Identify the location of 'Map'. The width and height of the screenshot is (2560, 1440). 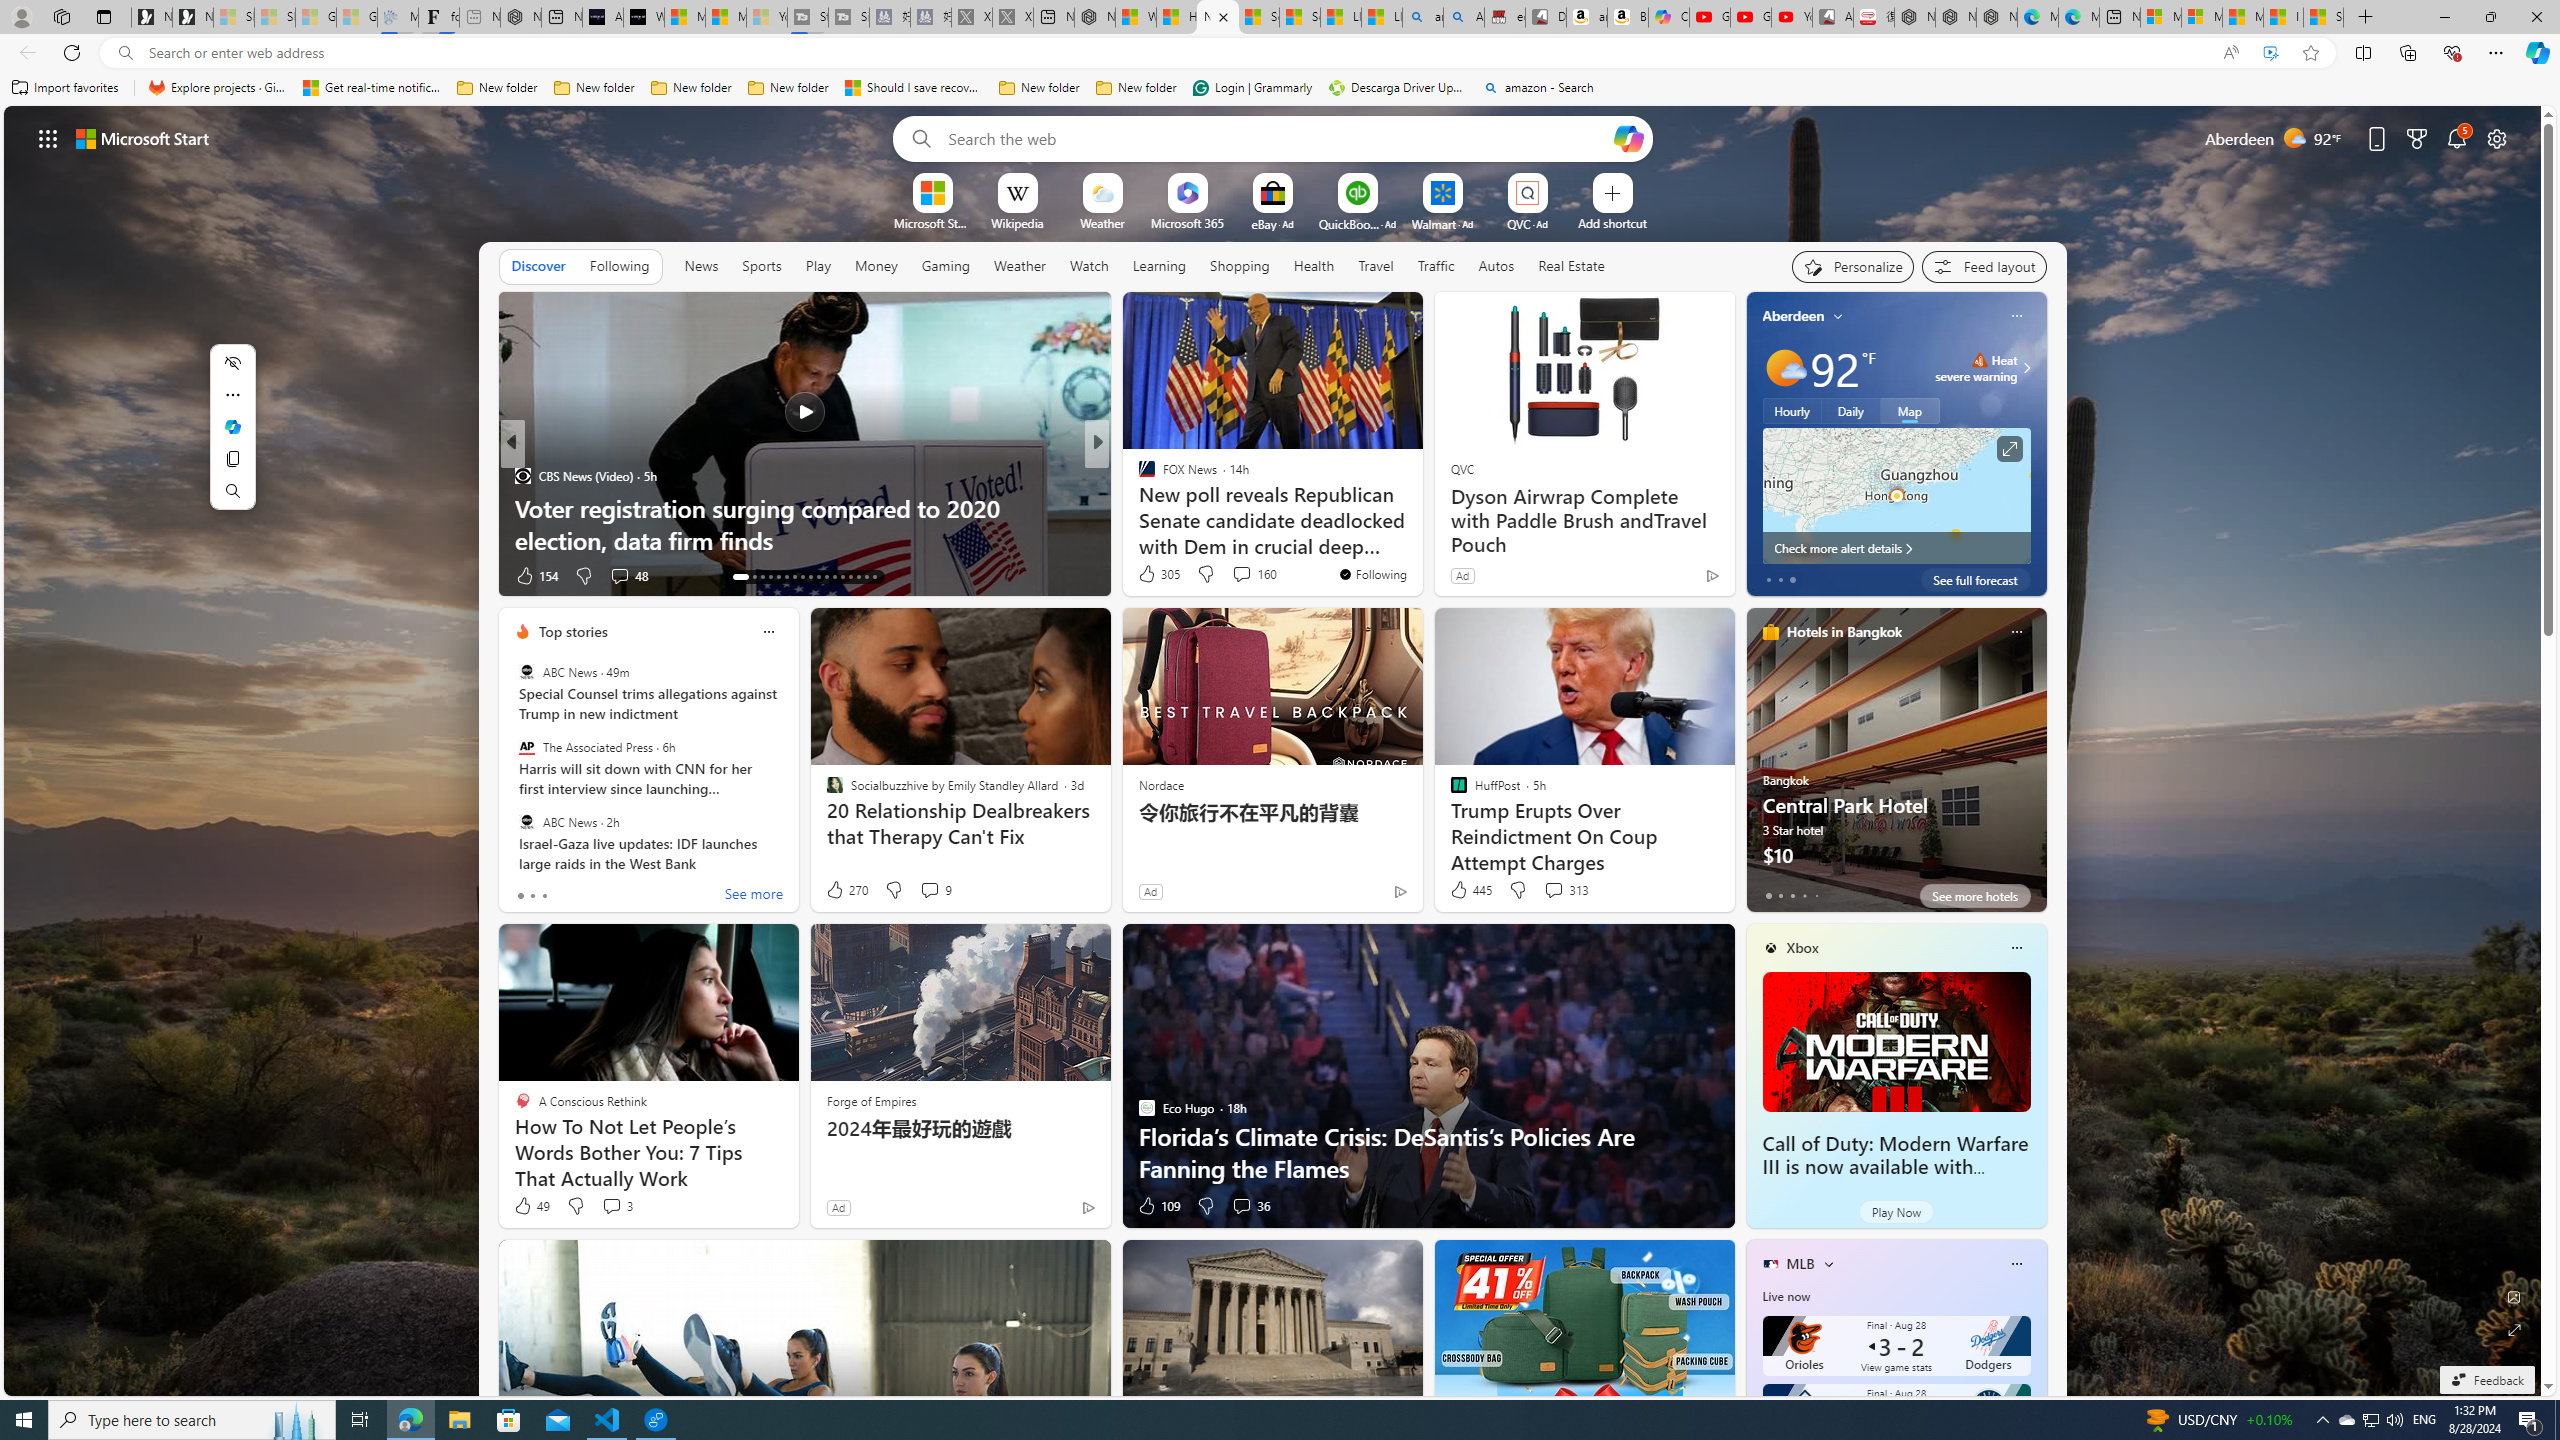
(1908, 409).